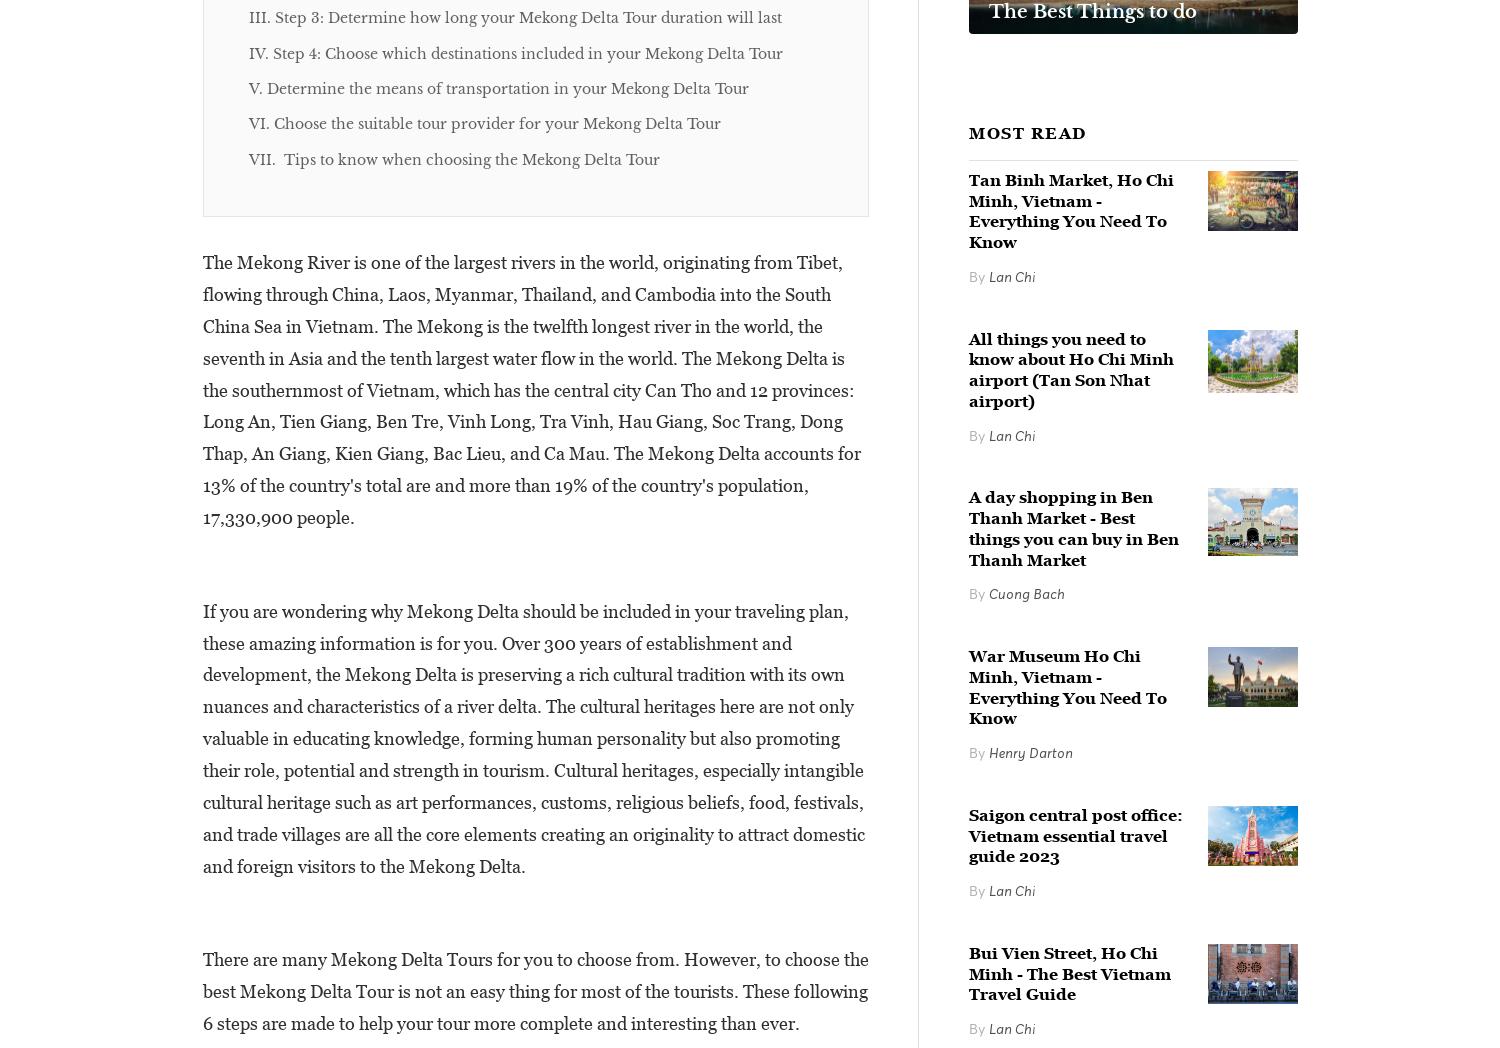  What do you see at coordinates (201, 388) in the screenshot?
I see `'The Mekong River is one of the largest rivers in the world, originating from Tibet, flowing through China, Laos, Myanmar, Thailand, and Cambodia into the South China Sea in Vietnam. The Mekong is the twelfth longest river in the world, the seventh in Asia and the tenth largest water flow in the world. The Mekong Delta is the southernmost of Vietnam, which has the central city Can Tho and 12 provinces: Long An, Tien Giang, Ben Tre, Vinh Long, Tra Vinh, Hau Giang, Soc Trang, Dong Thap, An Giang, Kien Giang, Bac Lieu, and Ca Mau. The Mekong Delta accounts for 13% of the country's total are and more than 19% of the country's population, 17,330,900 people.'` at bounding box center [201, 388].